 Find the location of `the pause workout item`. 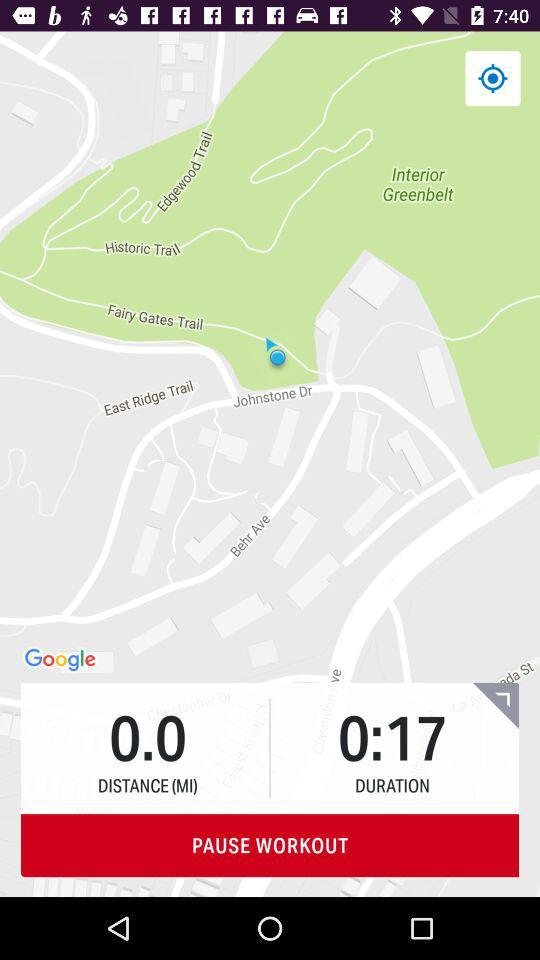

the pause workout item is located at coordinates (270, 844).